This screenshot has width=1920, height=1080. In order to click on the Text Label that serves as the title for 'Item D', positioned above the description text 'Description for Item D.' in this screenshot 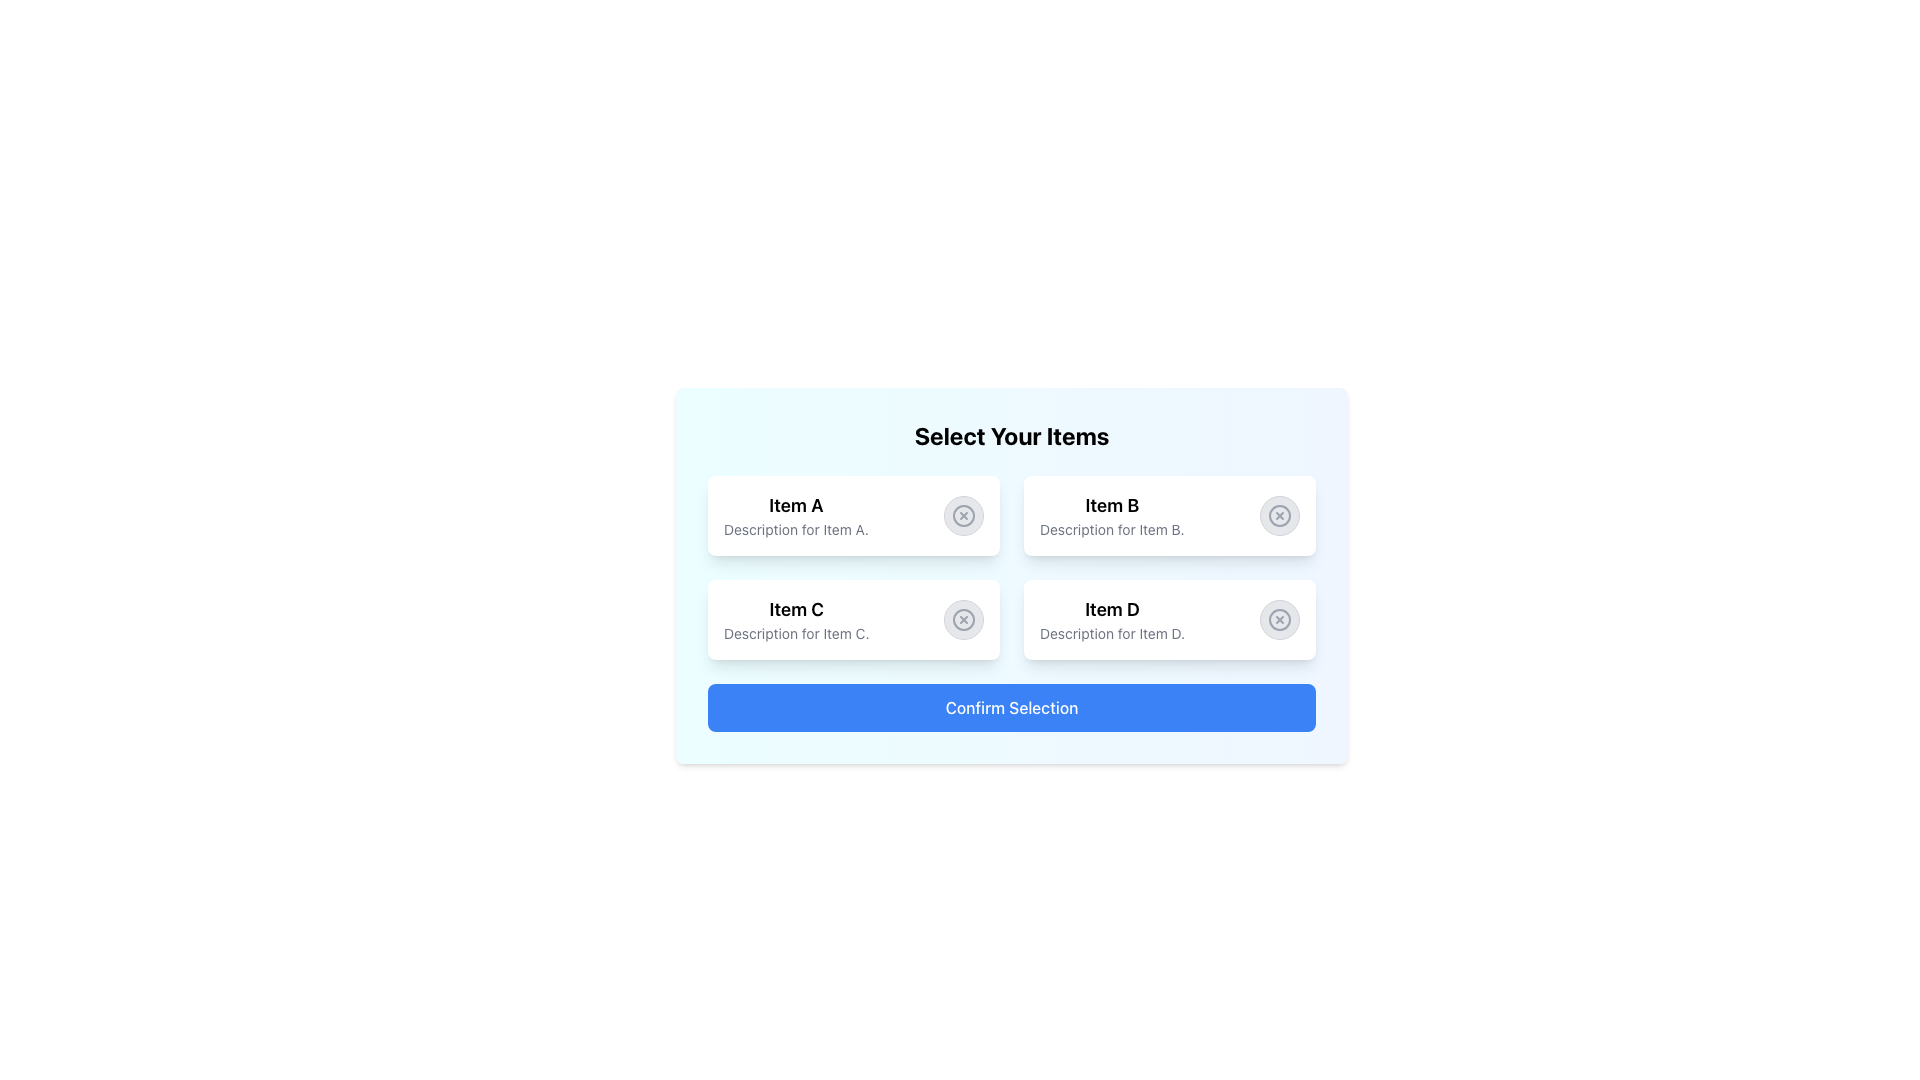, I will do `click(1111, 608)`.